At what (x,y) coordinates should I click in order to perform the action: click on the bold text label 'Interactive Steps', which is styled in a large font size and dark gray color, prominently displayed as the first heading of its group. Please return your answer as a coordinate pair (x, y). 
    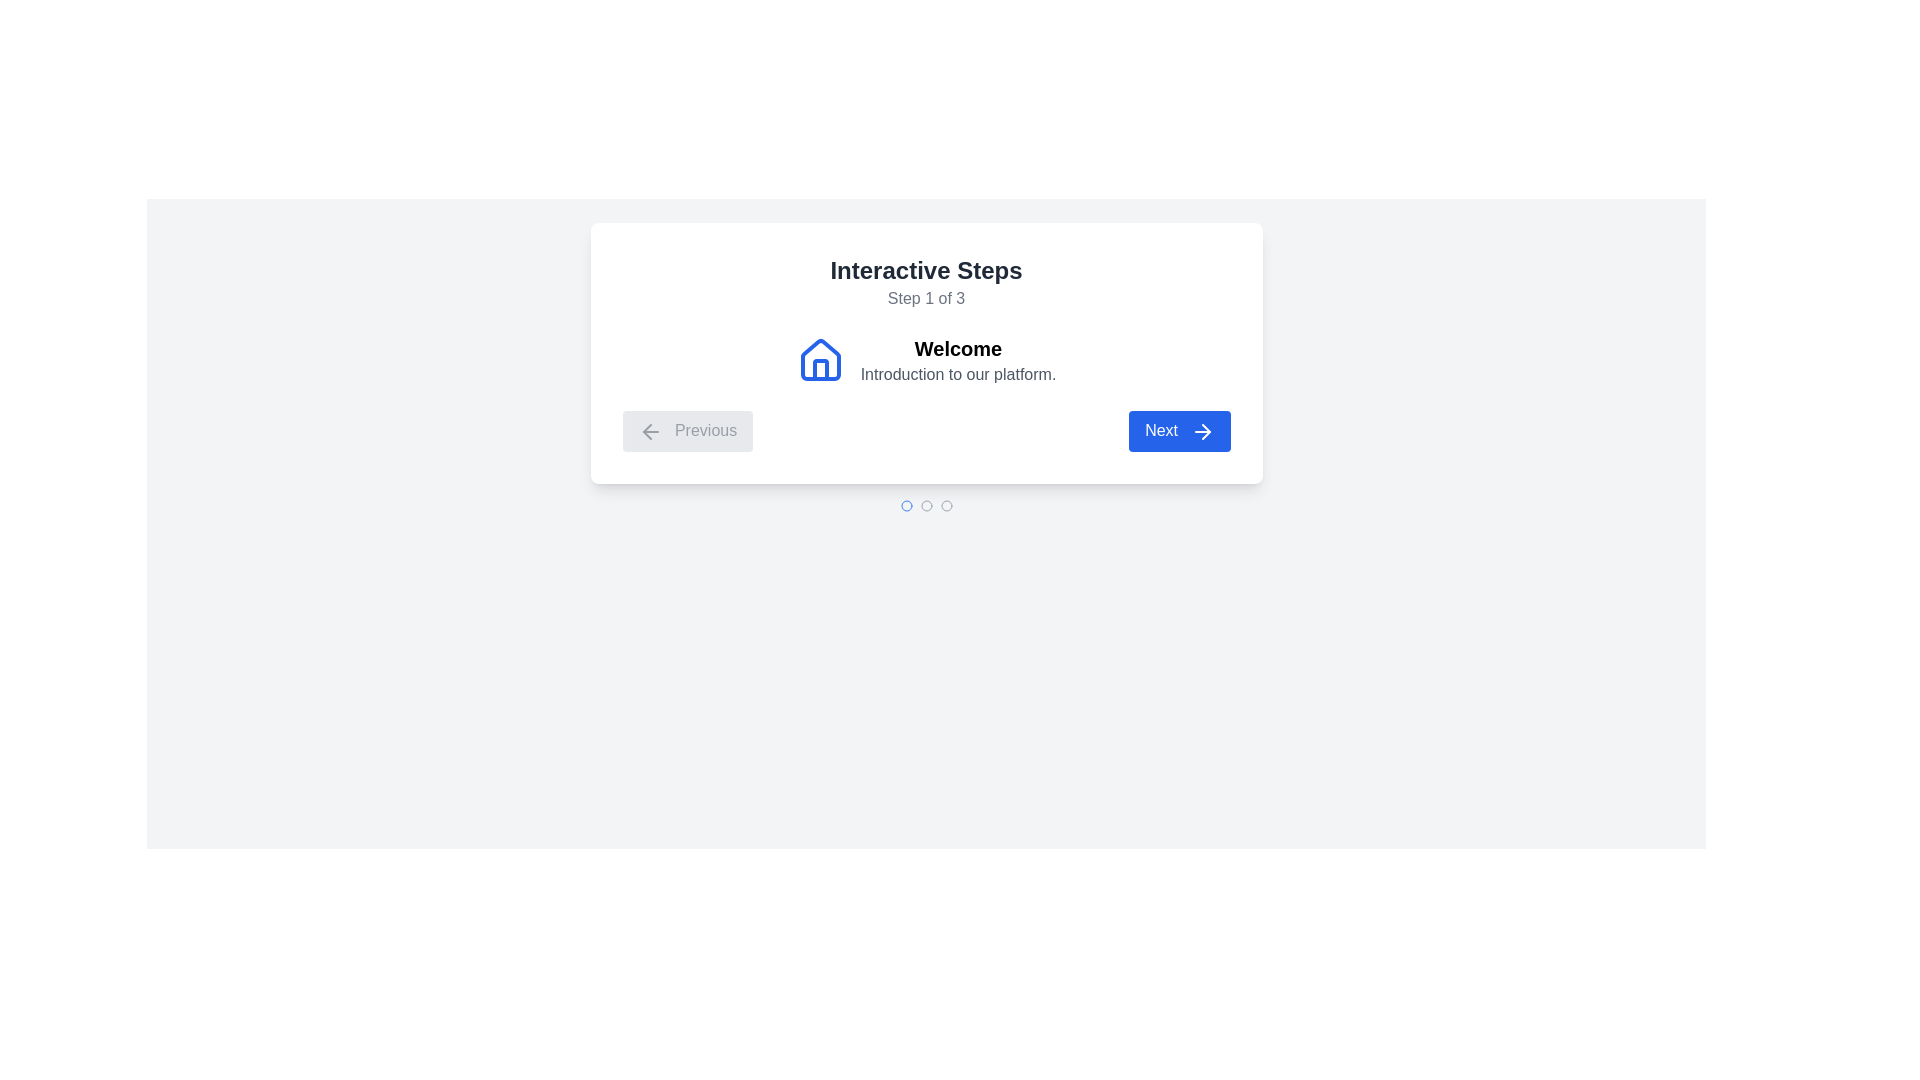
    Looking at the image, I should click on (925, 270).